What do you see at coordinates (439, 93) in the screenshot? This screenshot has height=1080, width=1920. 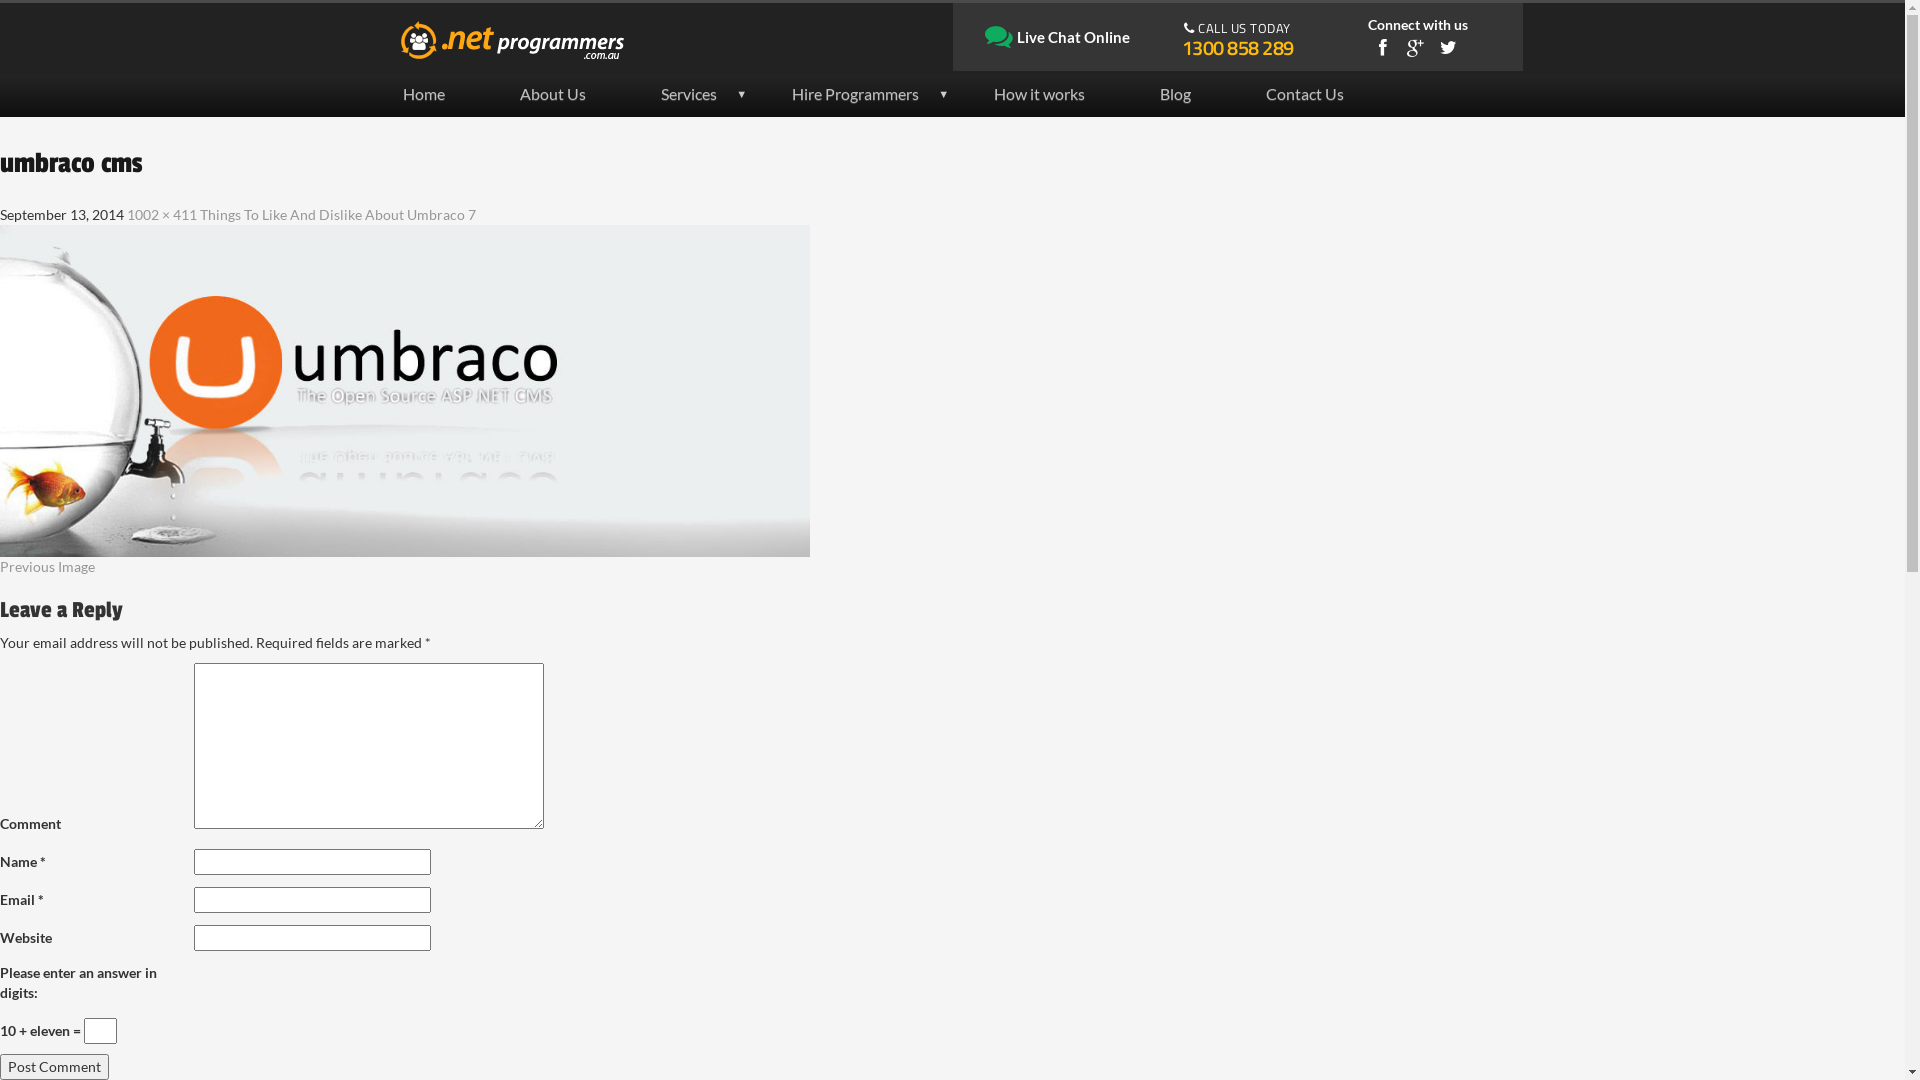 I see `'Home'` at bounding box center [439, 93].